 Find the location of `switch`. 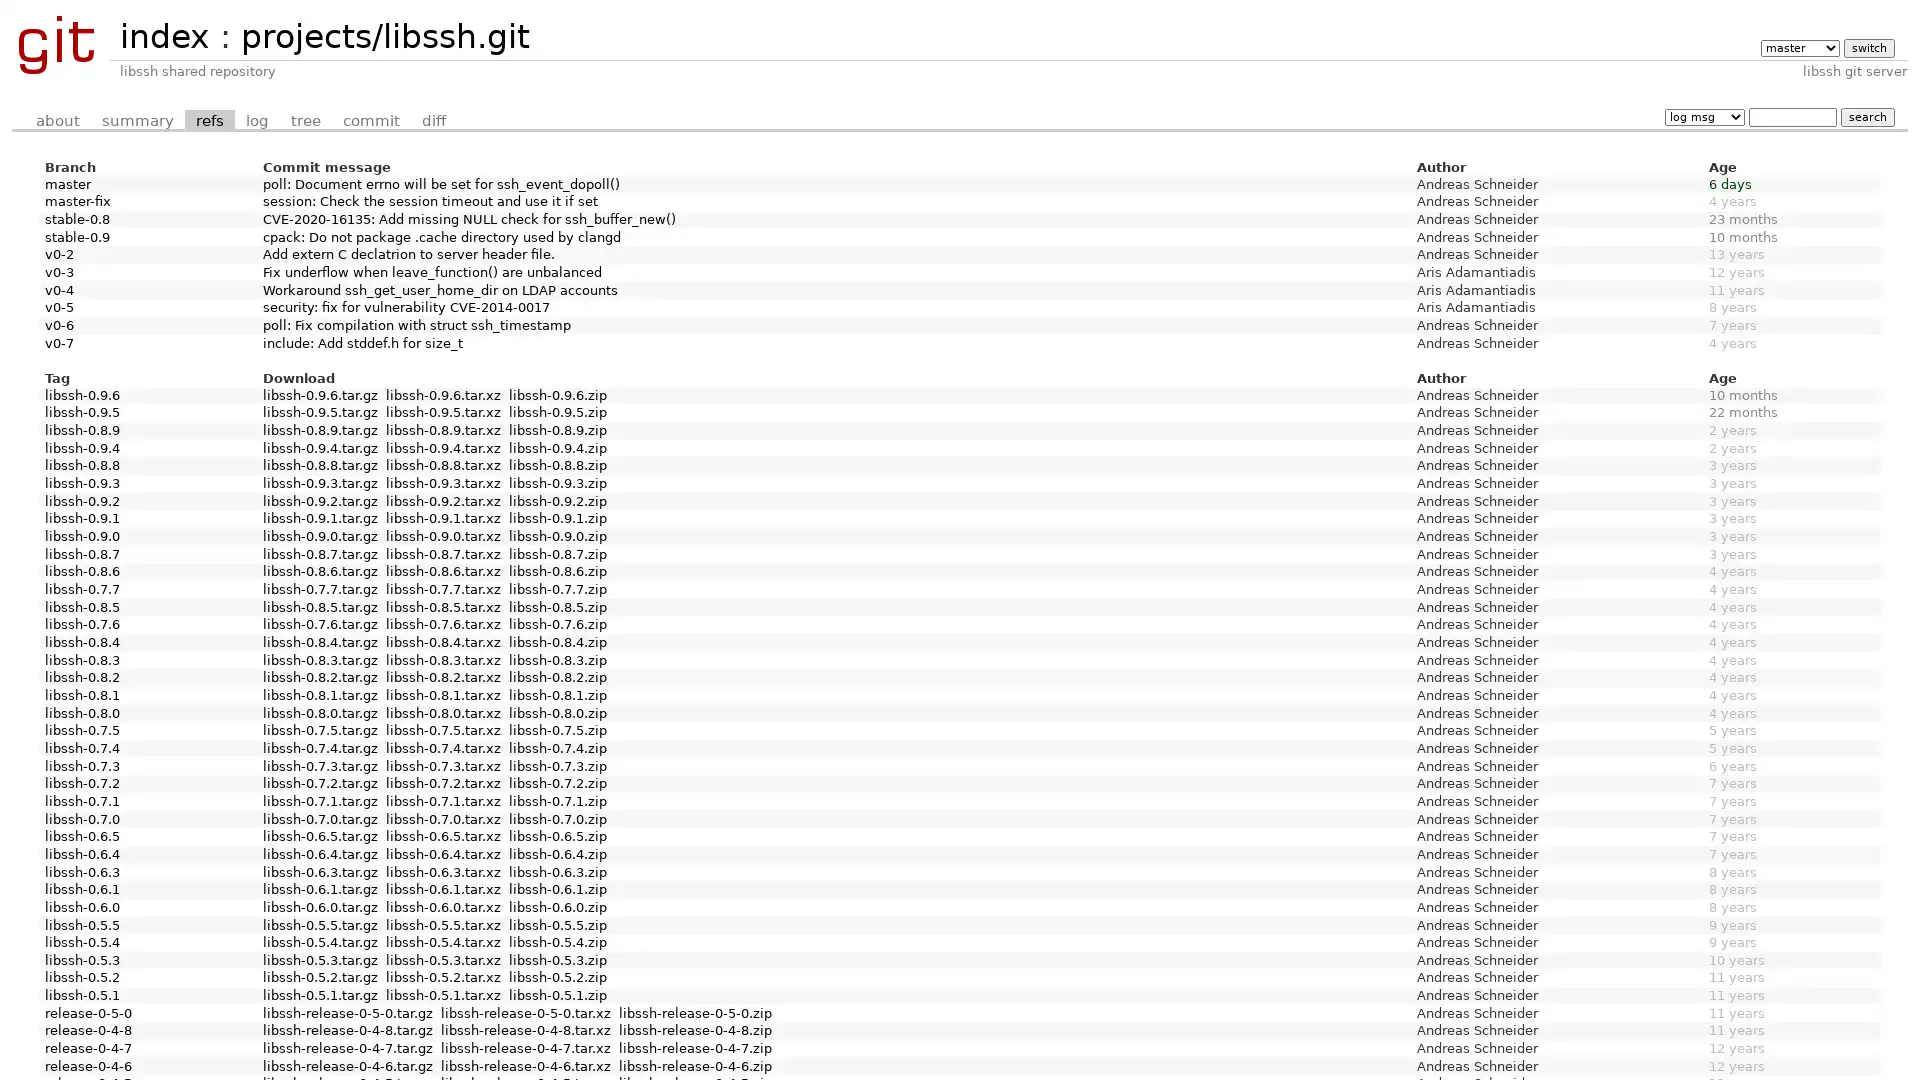

switch is located at coordinates (1867, 47).